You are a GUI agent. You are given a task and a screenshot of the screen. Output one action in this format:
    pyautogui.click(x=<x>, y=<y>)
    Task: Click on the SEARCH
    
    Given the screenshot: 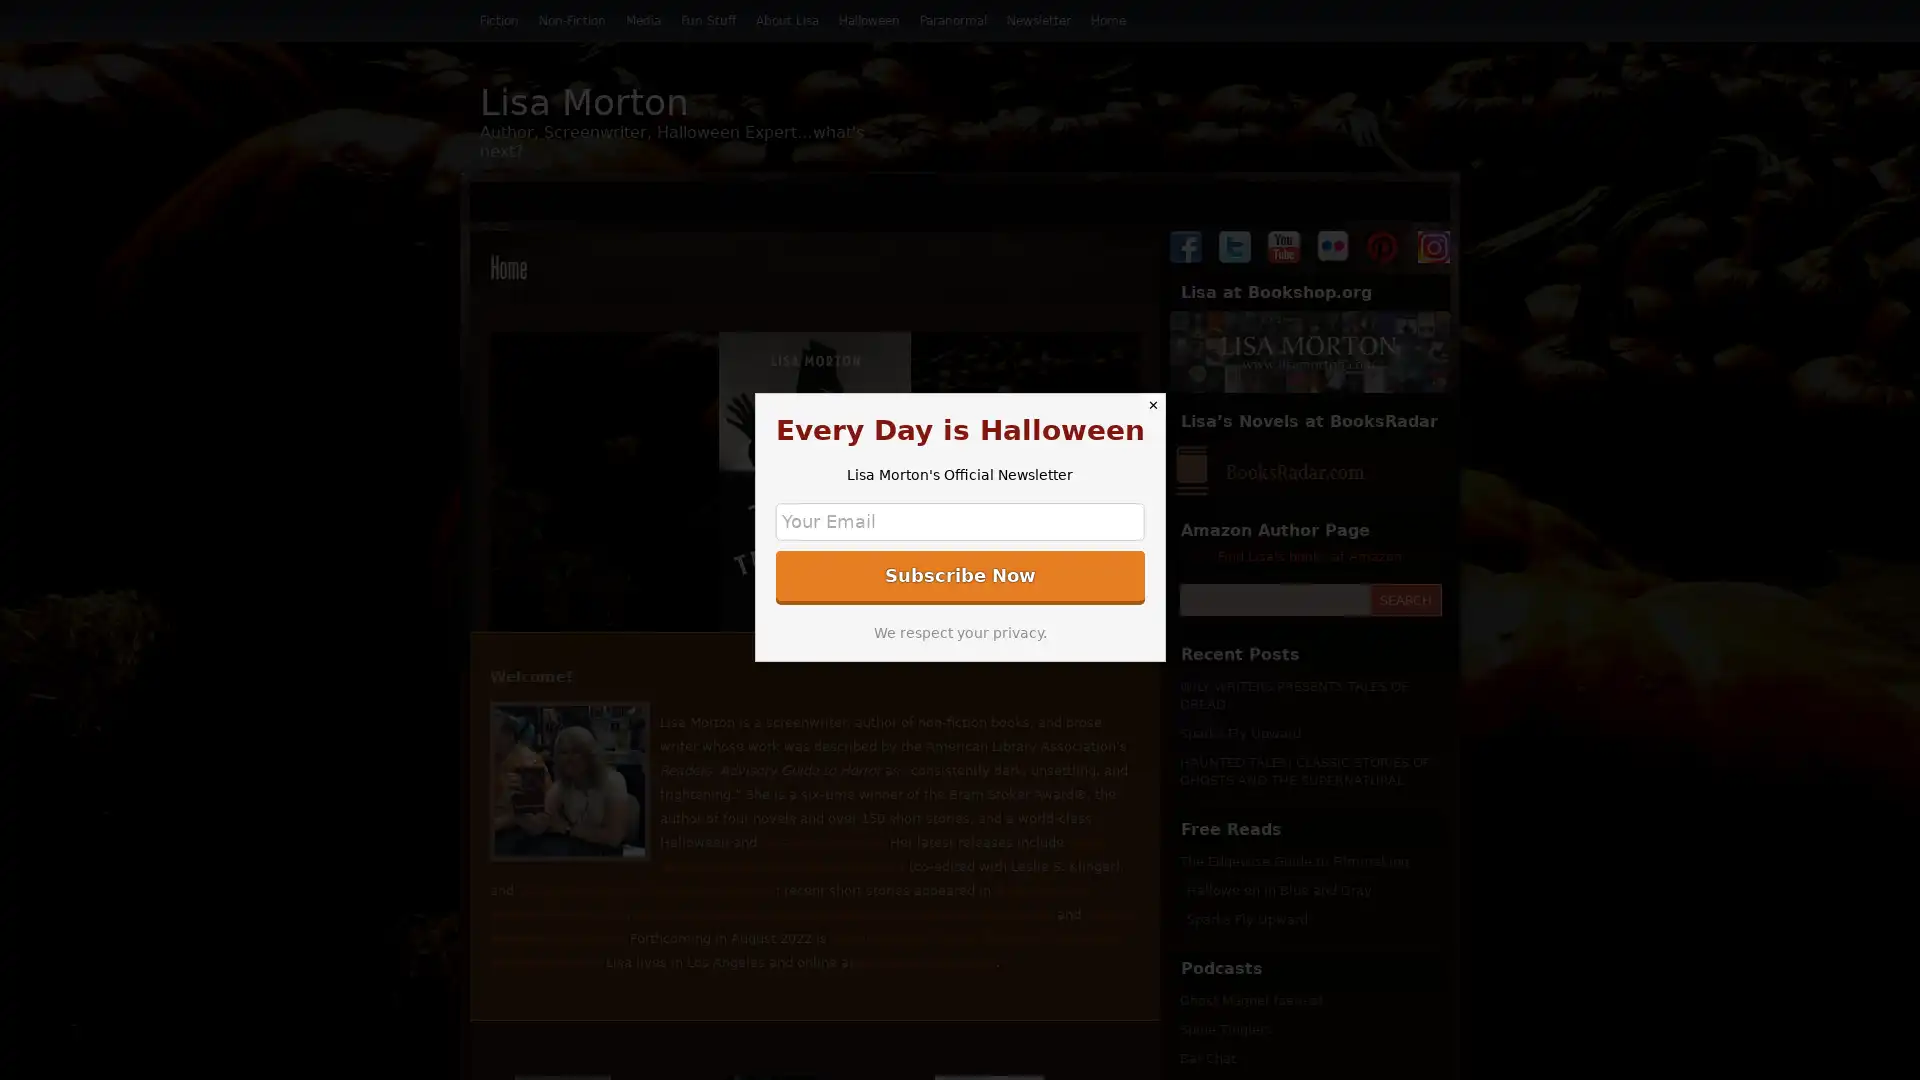 What is the action you would take?
    pyautogui.click(x=1405, y=599)
    